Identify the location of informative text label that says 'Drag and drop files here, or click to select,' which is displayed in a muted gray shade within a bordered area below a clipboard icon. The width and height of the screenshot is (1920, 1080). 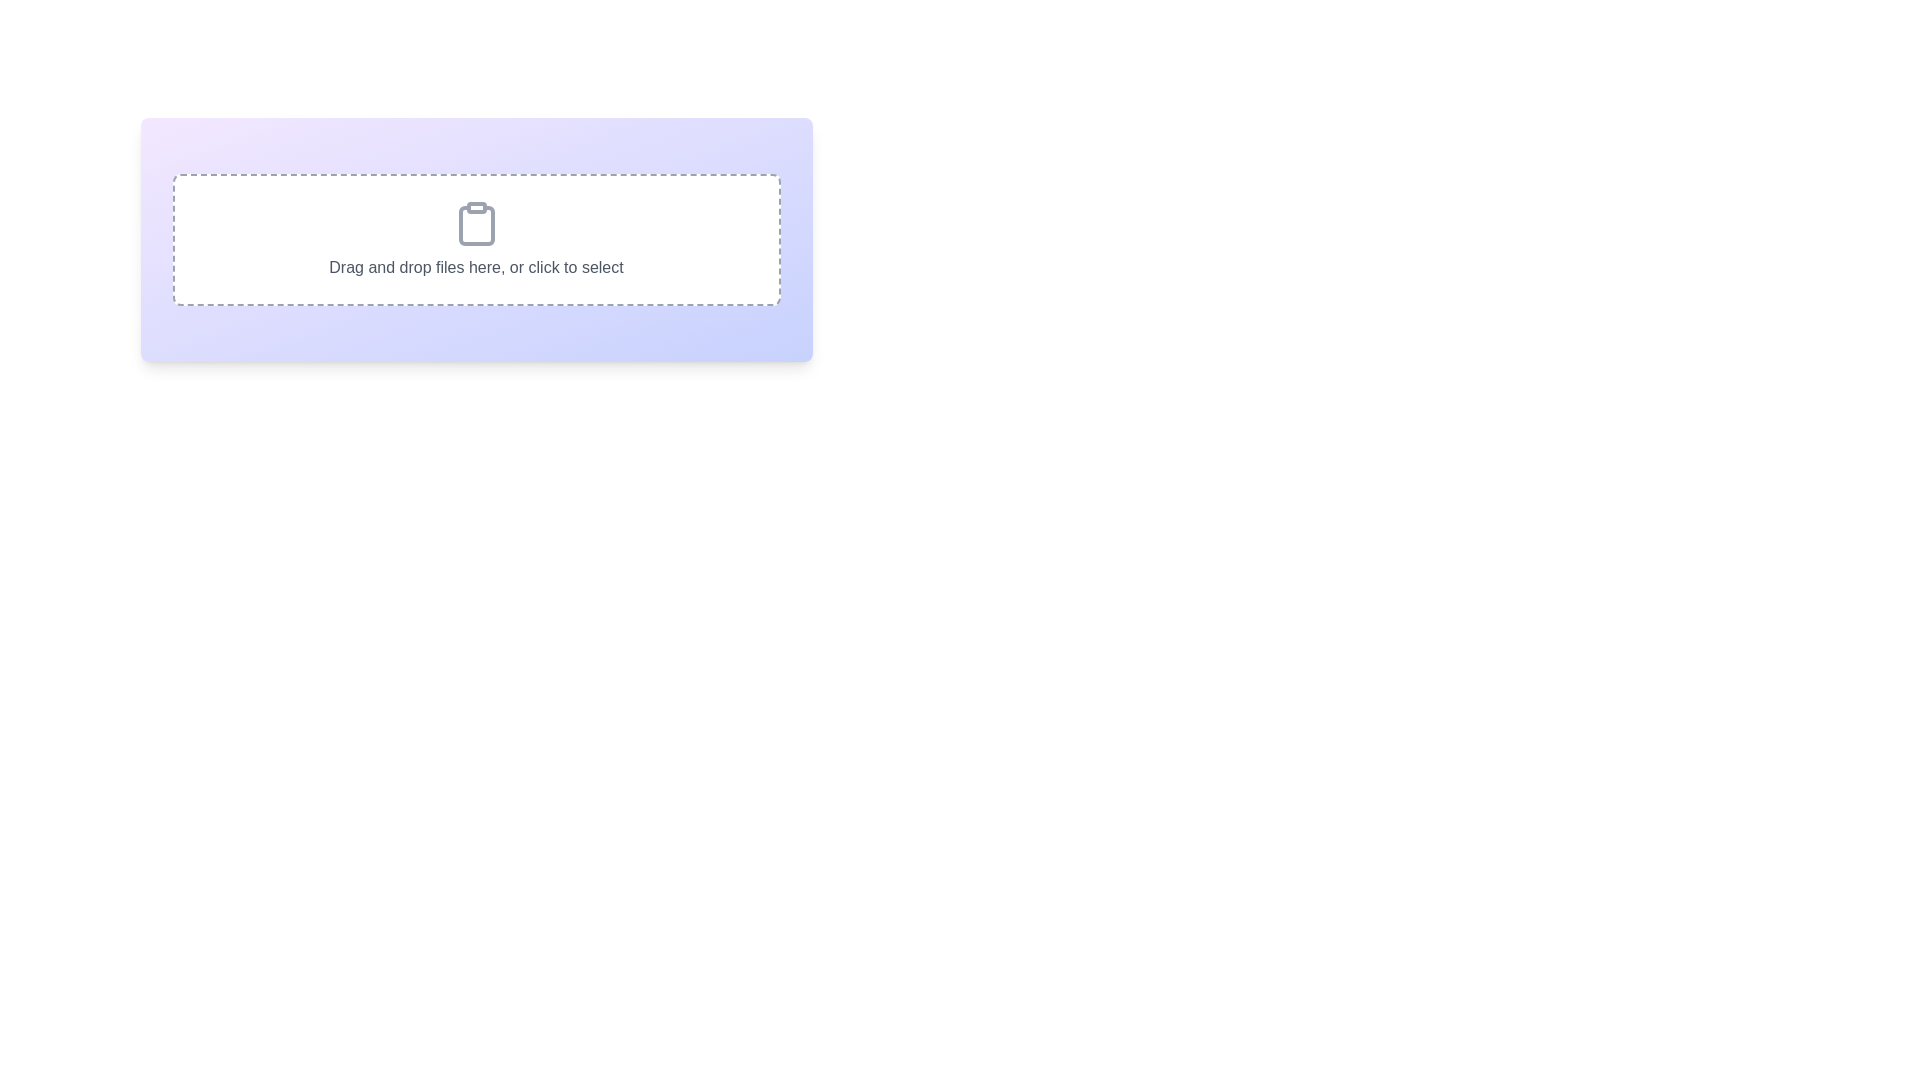
(475, 266).